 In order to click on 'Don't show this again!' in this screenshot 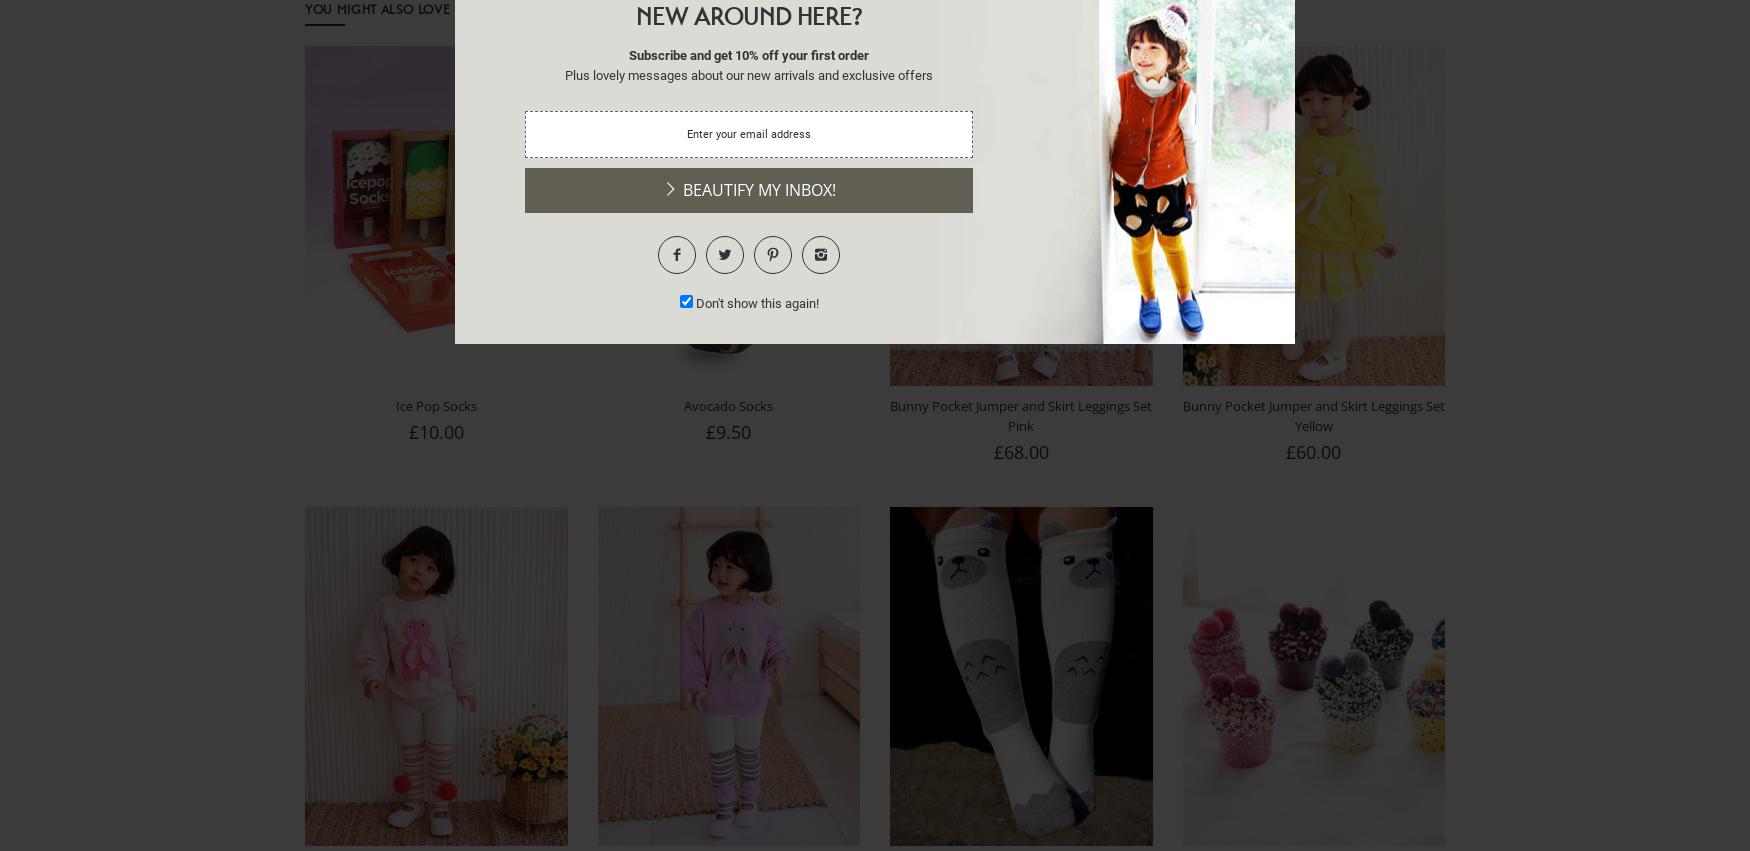, I will do `click(755, 302)`.